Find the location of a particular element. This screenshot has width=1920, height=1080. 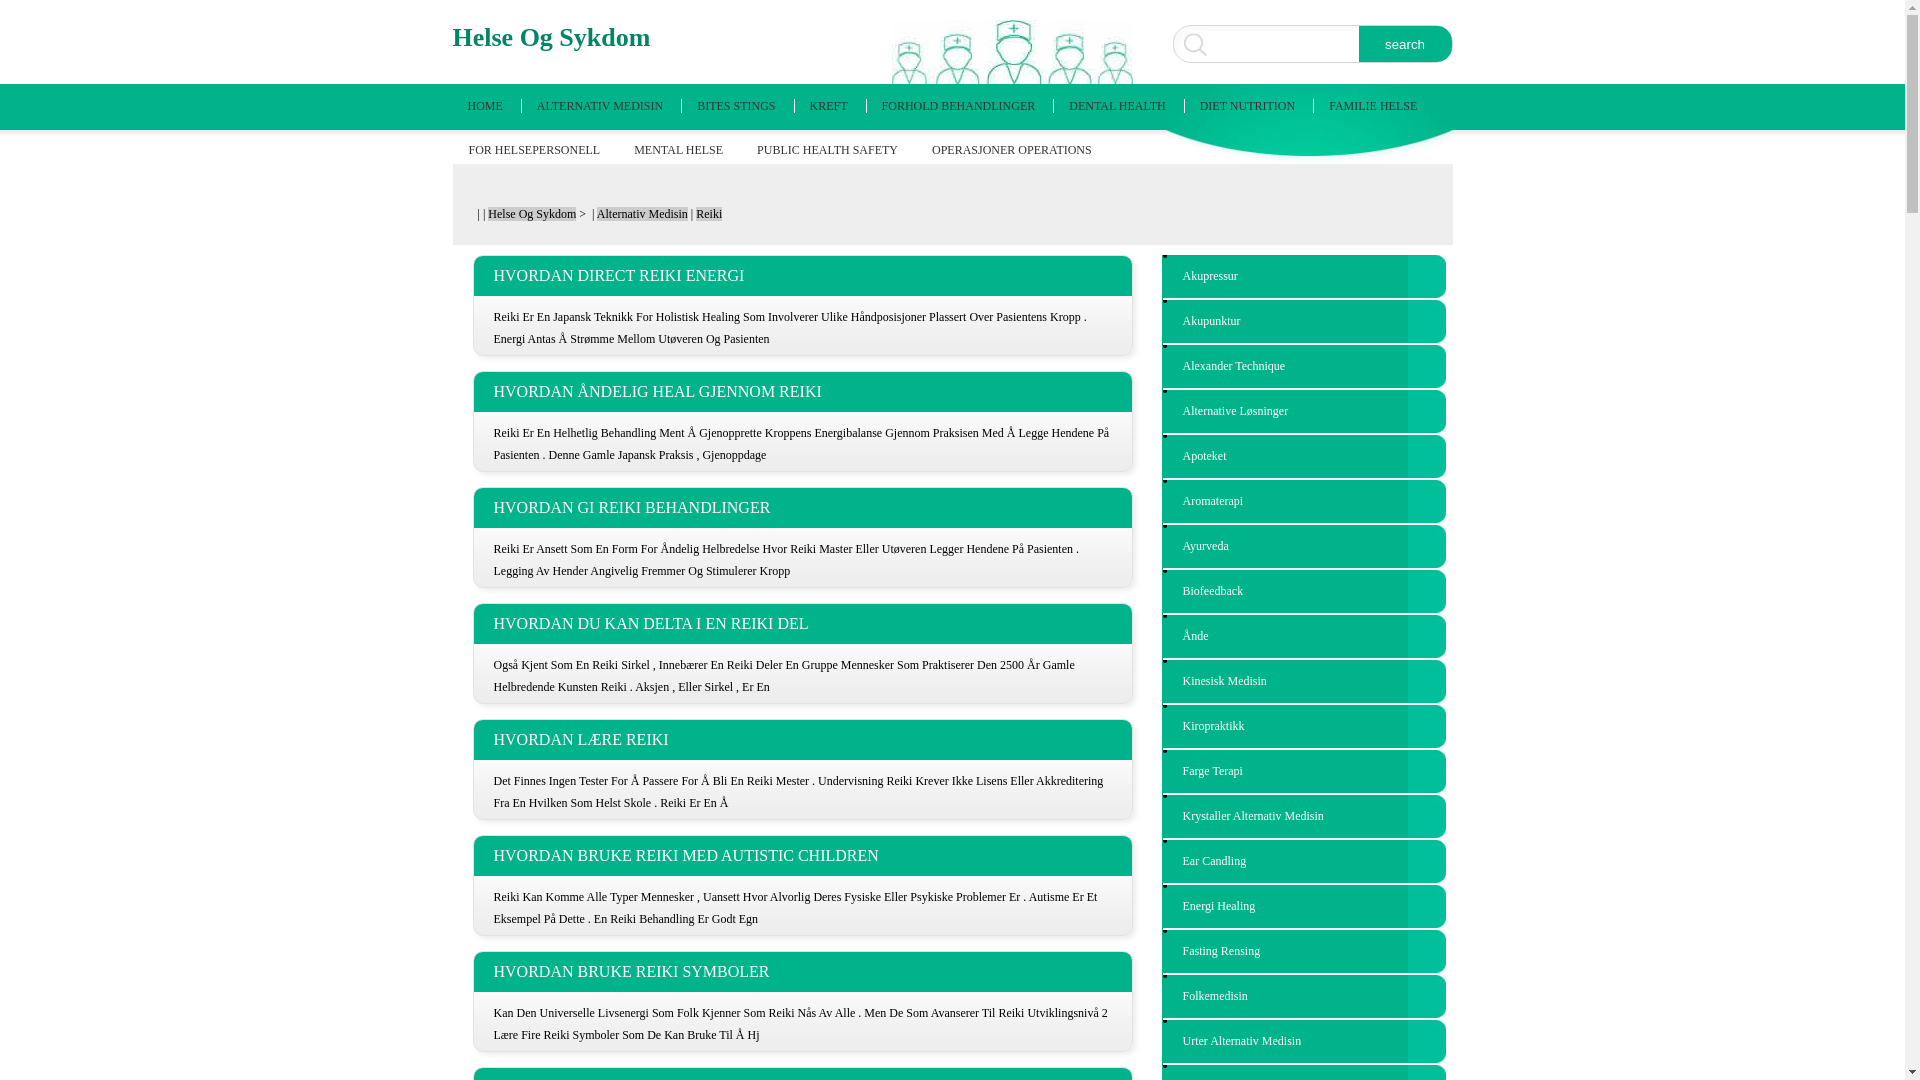

'Krystaller Alternativ Medisin' is located at coordinates (1303, 816).